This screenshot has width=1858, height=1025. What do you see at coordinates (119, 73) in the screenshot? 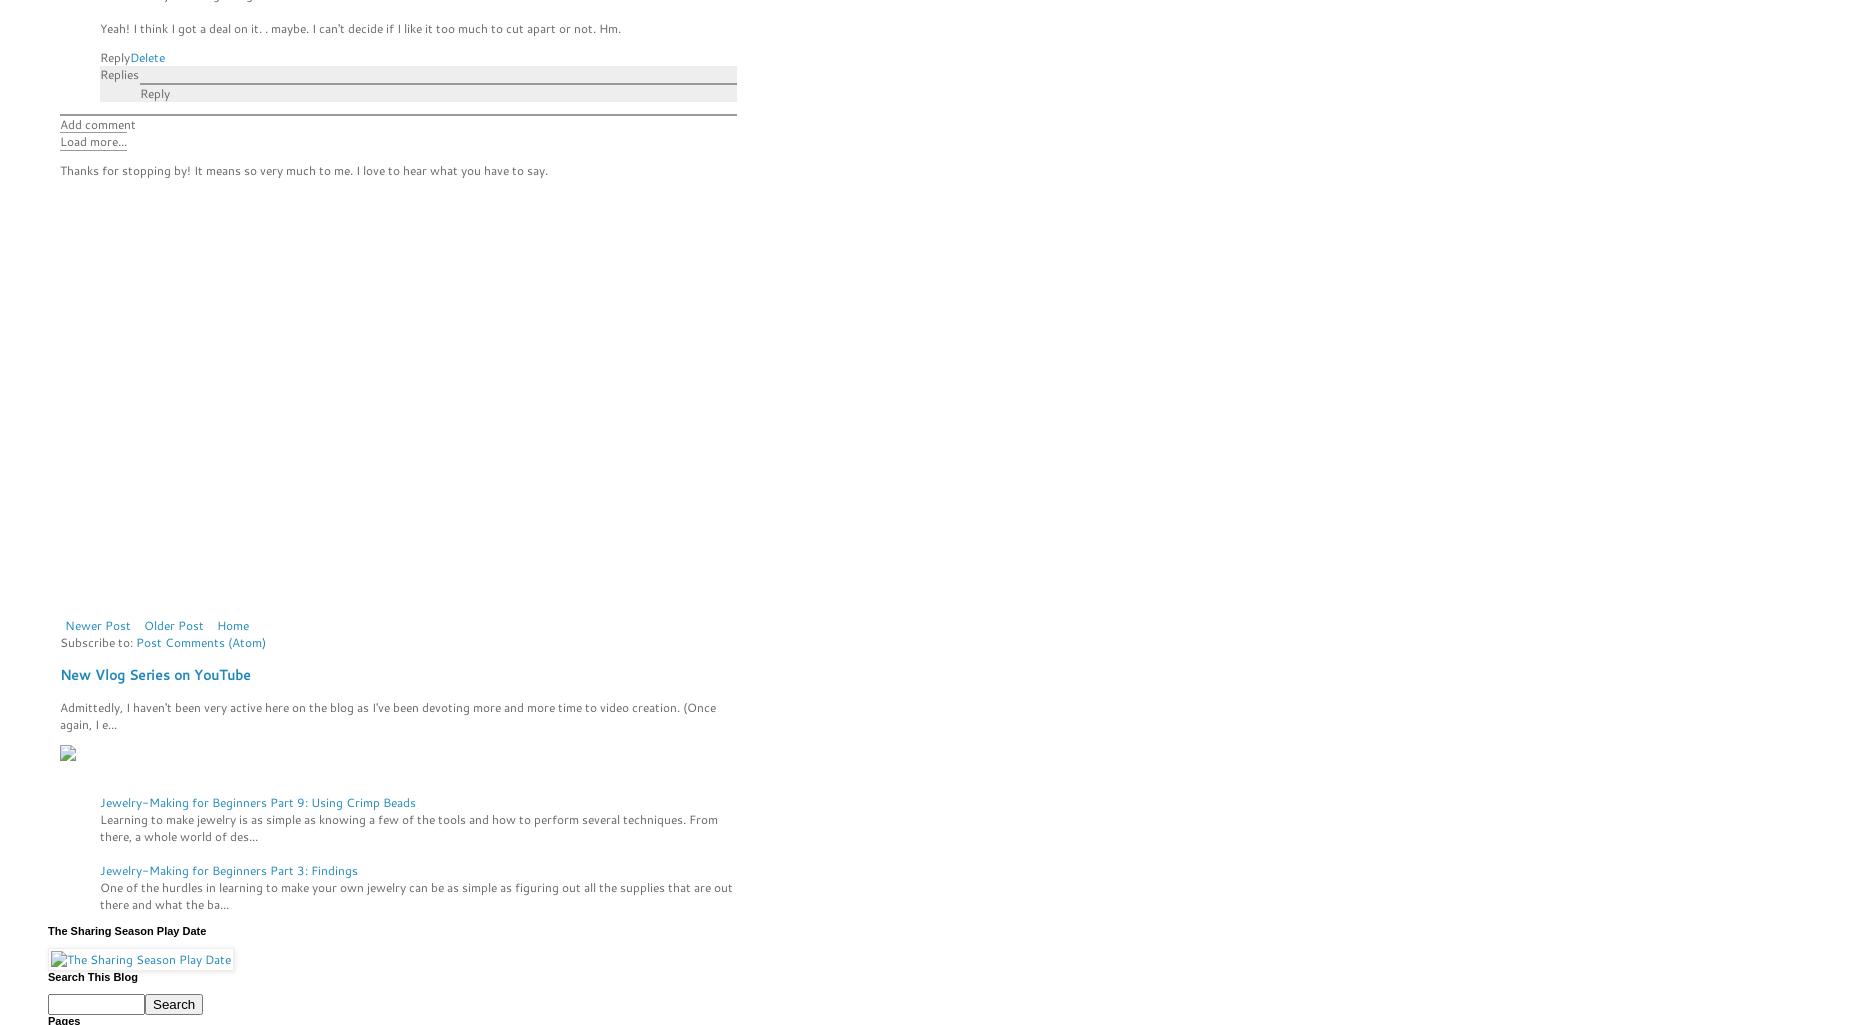
I see `'Replies'` at bounding box center [119, 73].